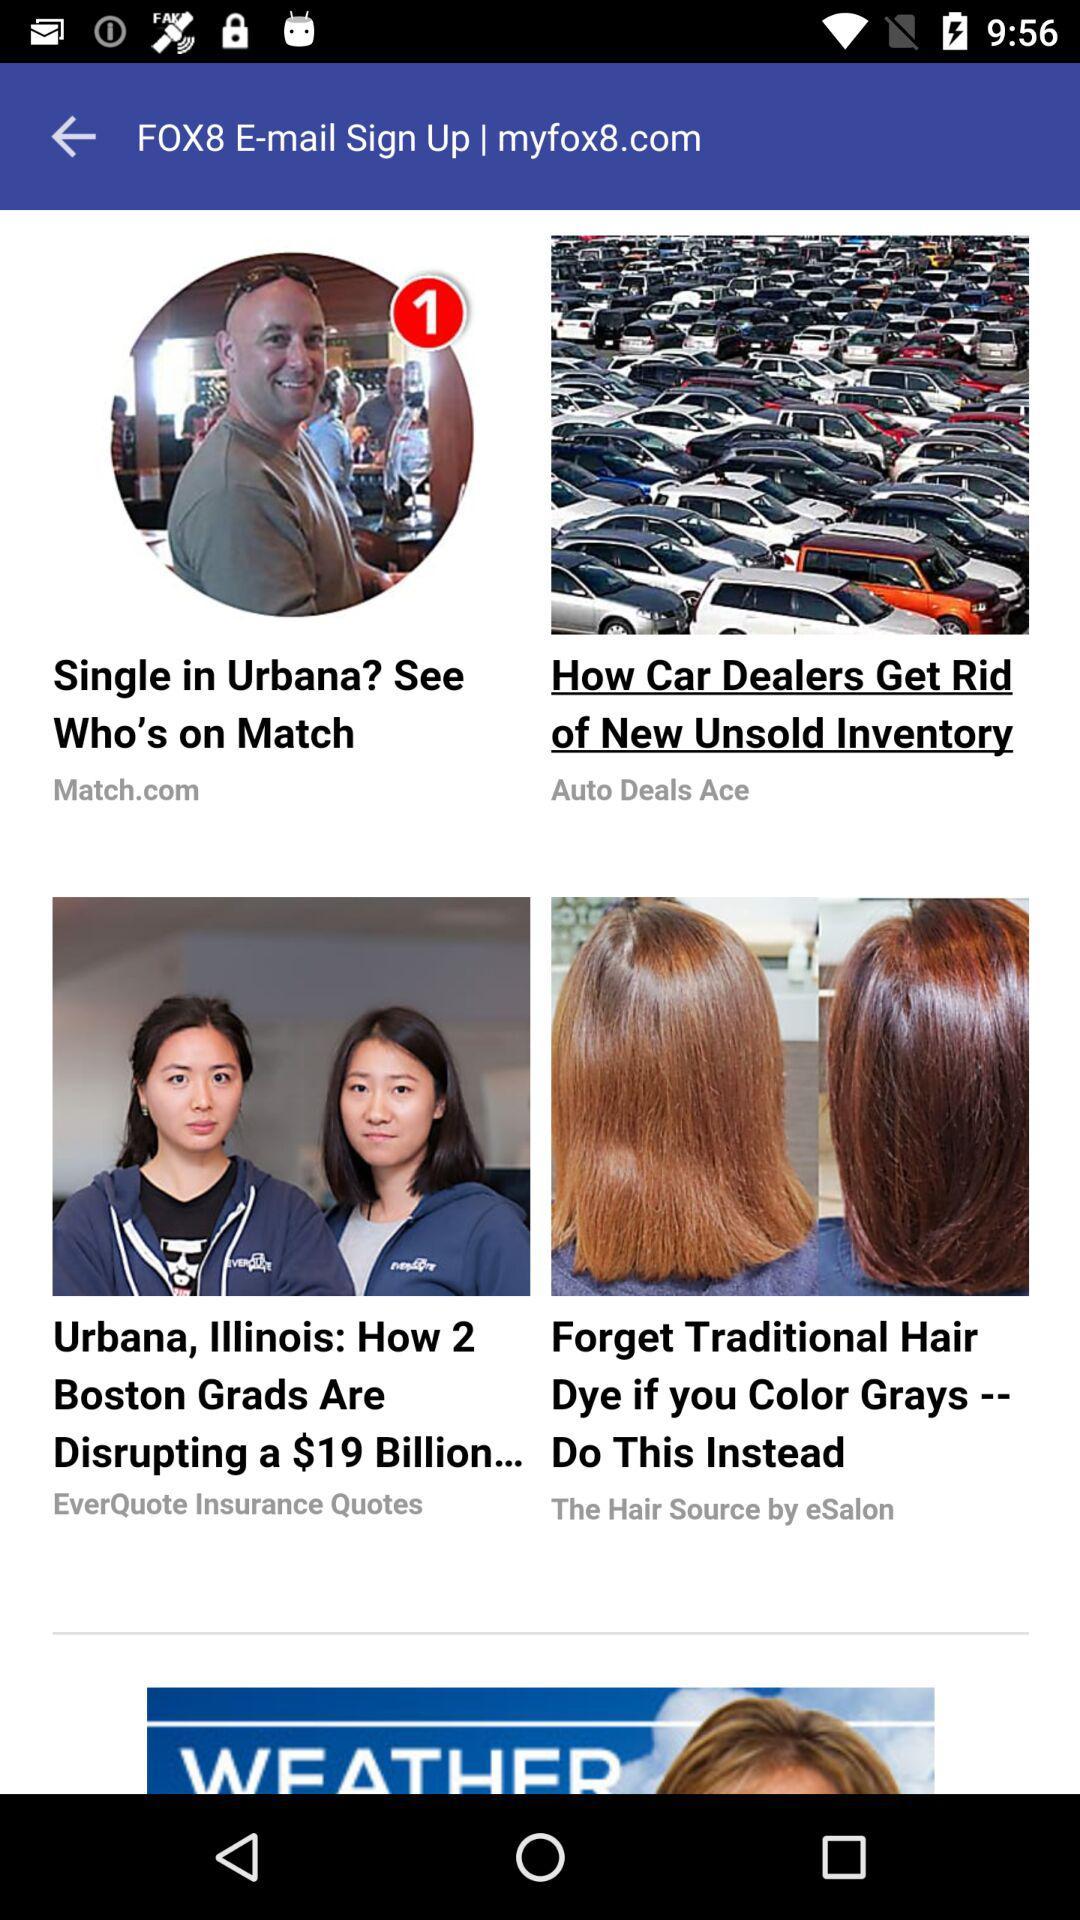 This screenshot has height=1920, width=1080. What do you see at coordinates (72, 135) in the screenshot?
I see `previous` at bounding box center [72, 135].